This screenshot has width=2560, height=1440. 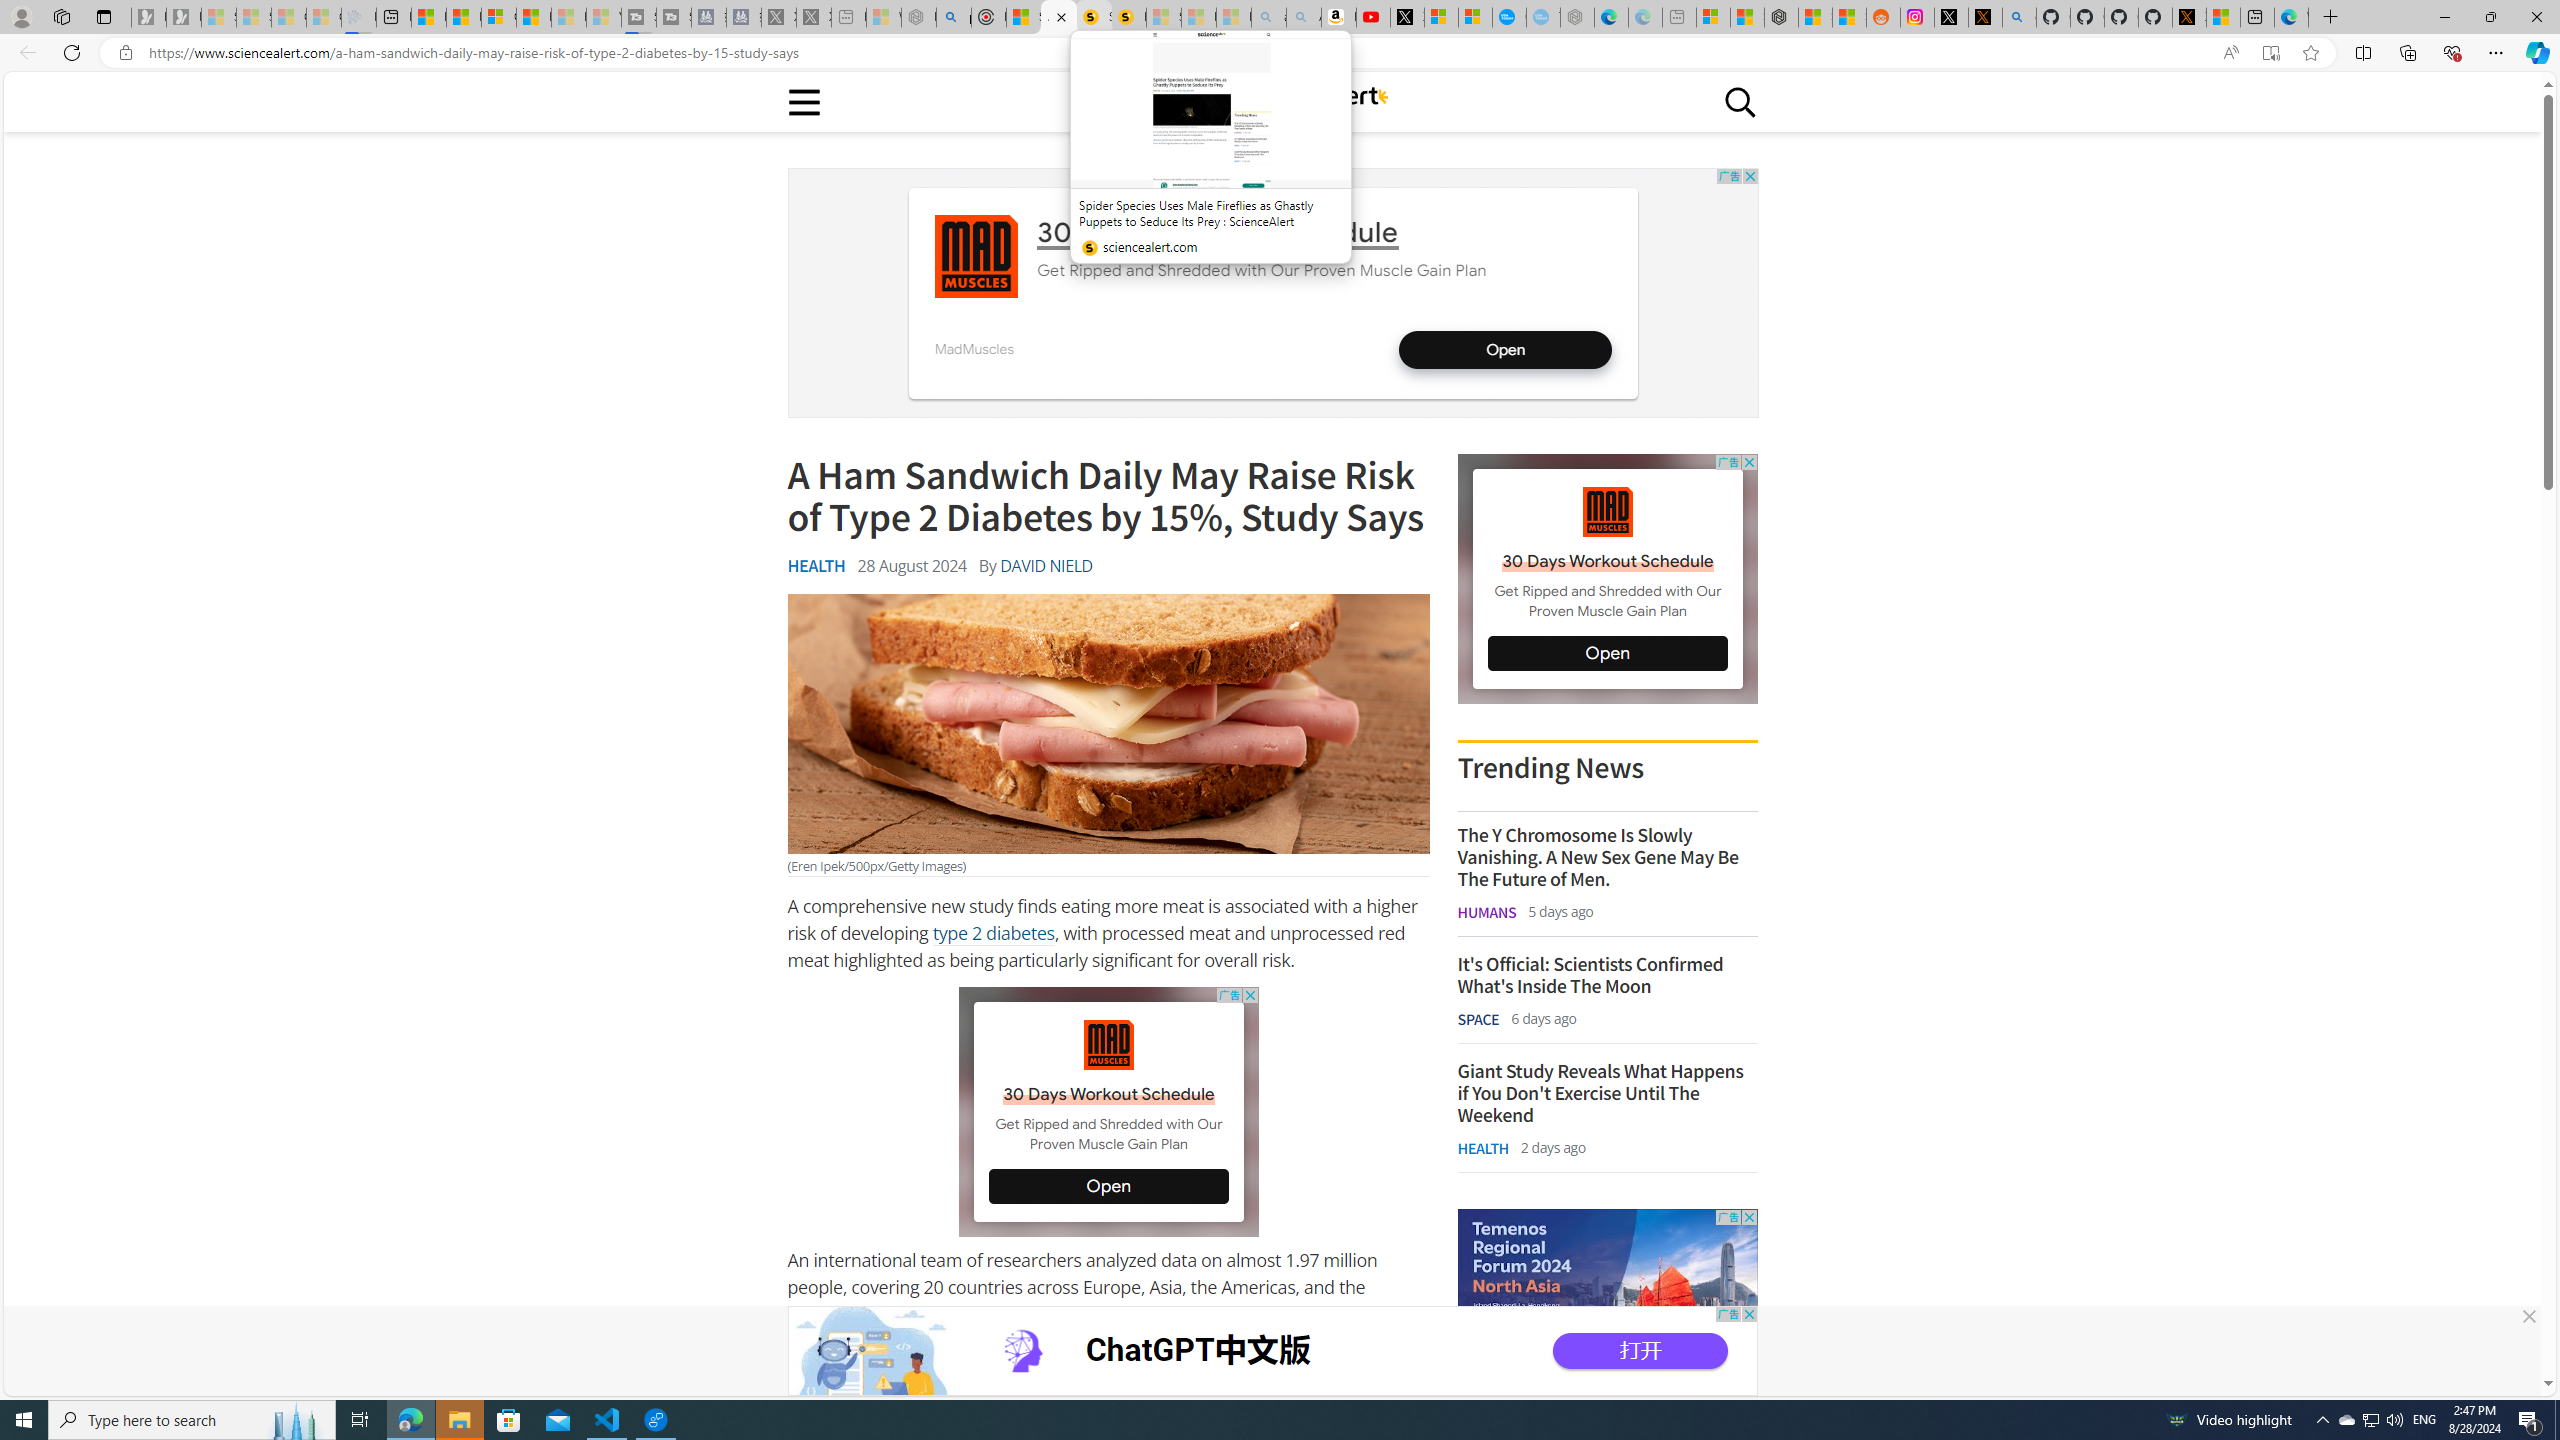 I want to click on 'ScienceAlert homepage', so click(x=1271, y=100).